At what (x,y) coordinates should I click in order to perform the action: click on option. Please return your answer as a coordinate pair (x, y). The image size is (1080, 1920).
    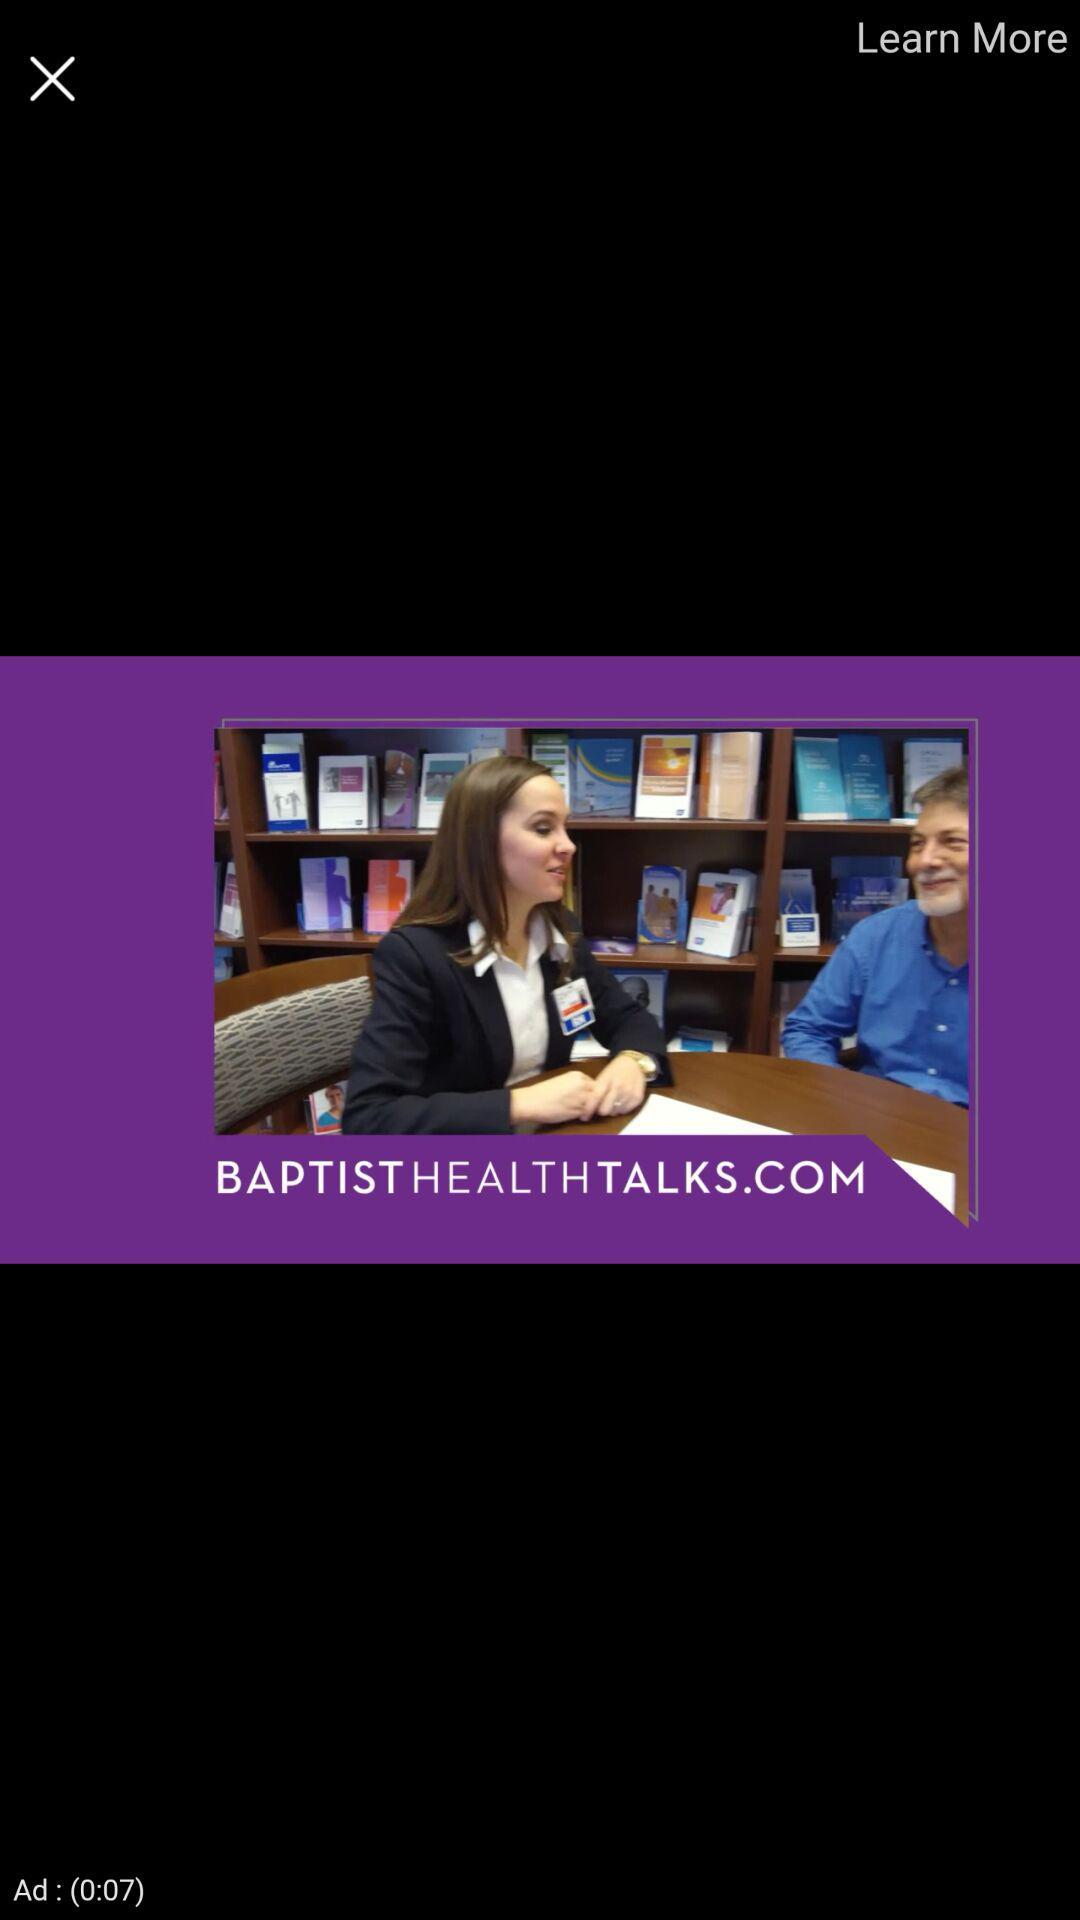
    Looking at the image, I should click on (51, 78).